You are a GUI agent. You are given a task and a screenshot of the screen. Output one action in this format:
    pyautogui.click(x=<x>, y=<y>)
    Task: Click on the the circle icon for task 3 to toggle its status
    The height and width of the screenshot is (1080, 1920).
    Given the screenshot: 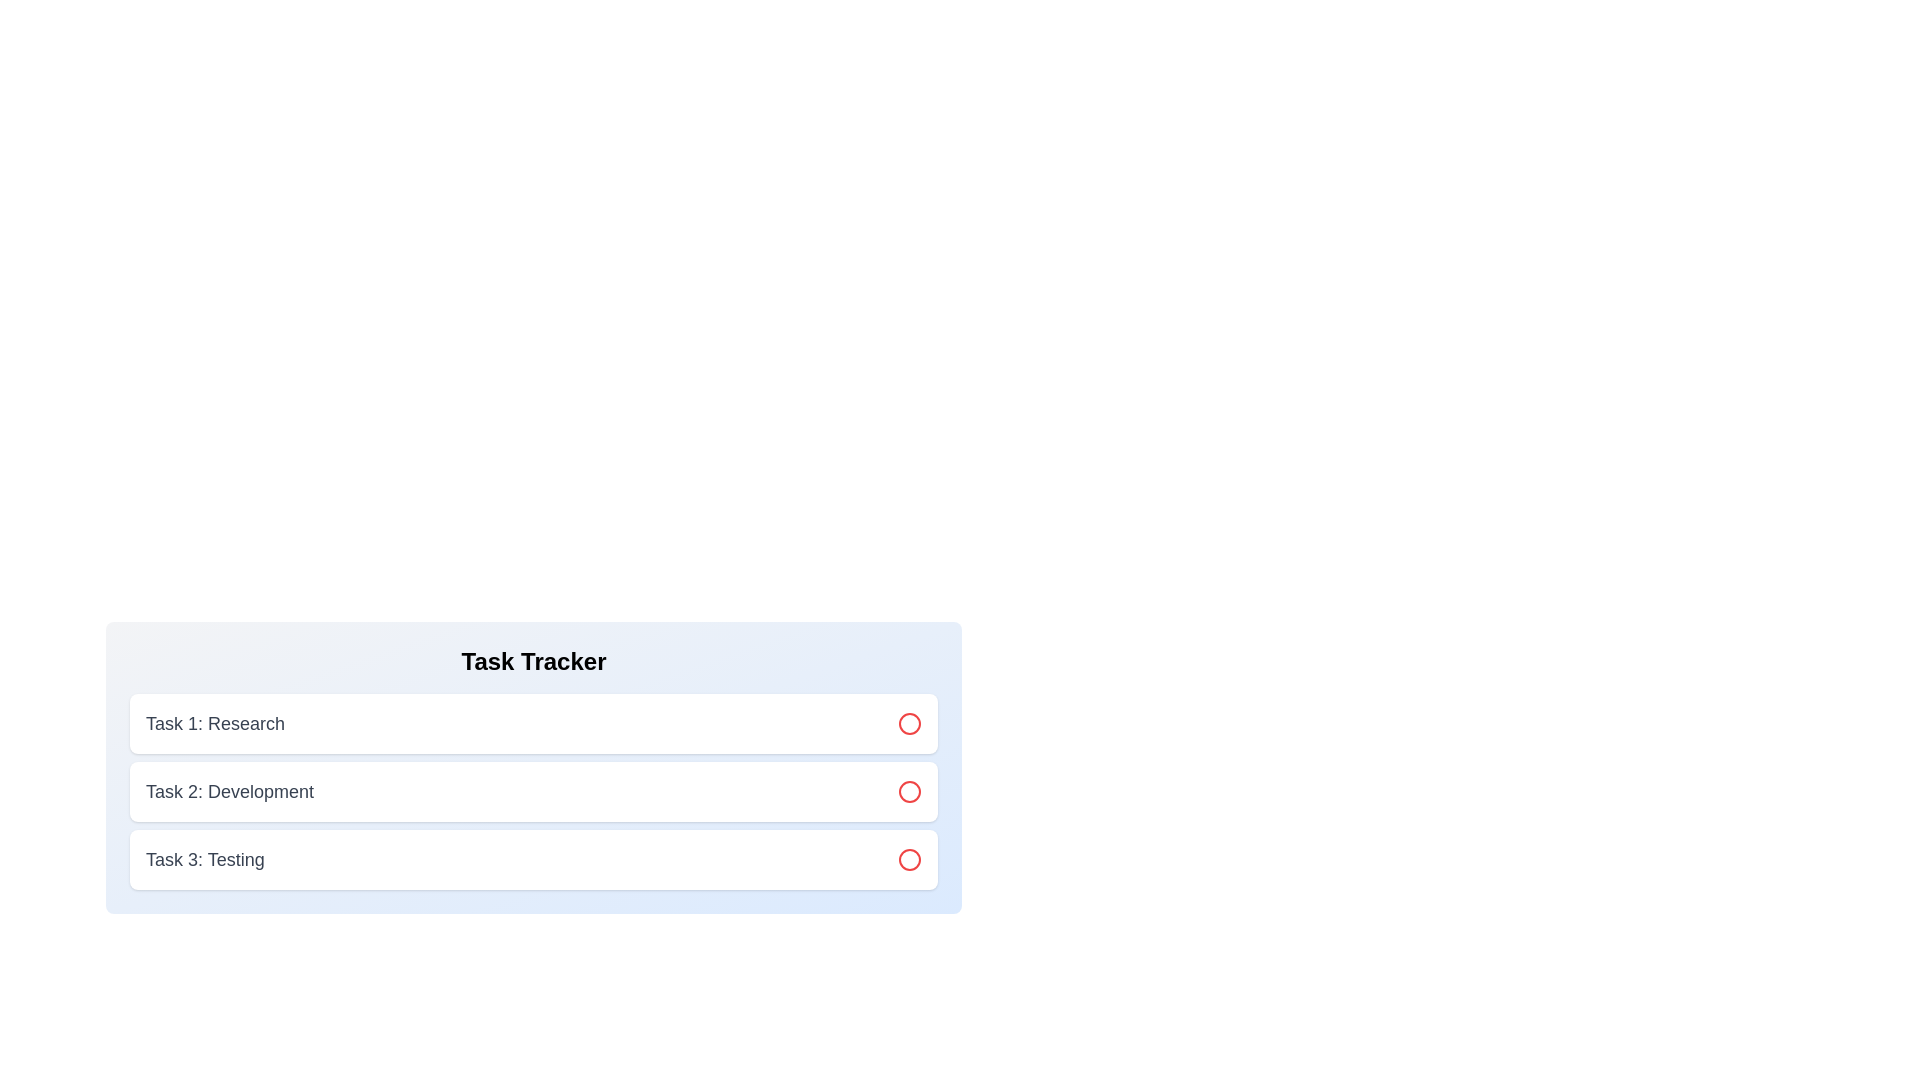 What is the action you would take?
    pyautogui.click(x=909, y=859)
    